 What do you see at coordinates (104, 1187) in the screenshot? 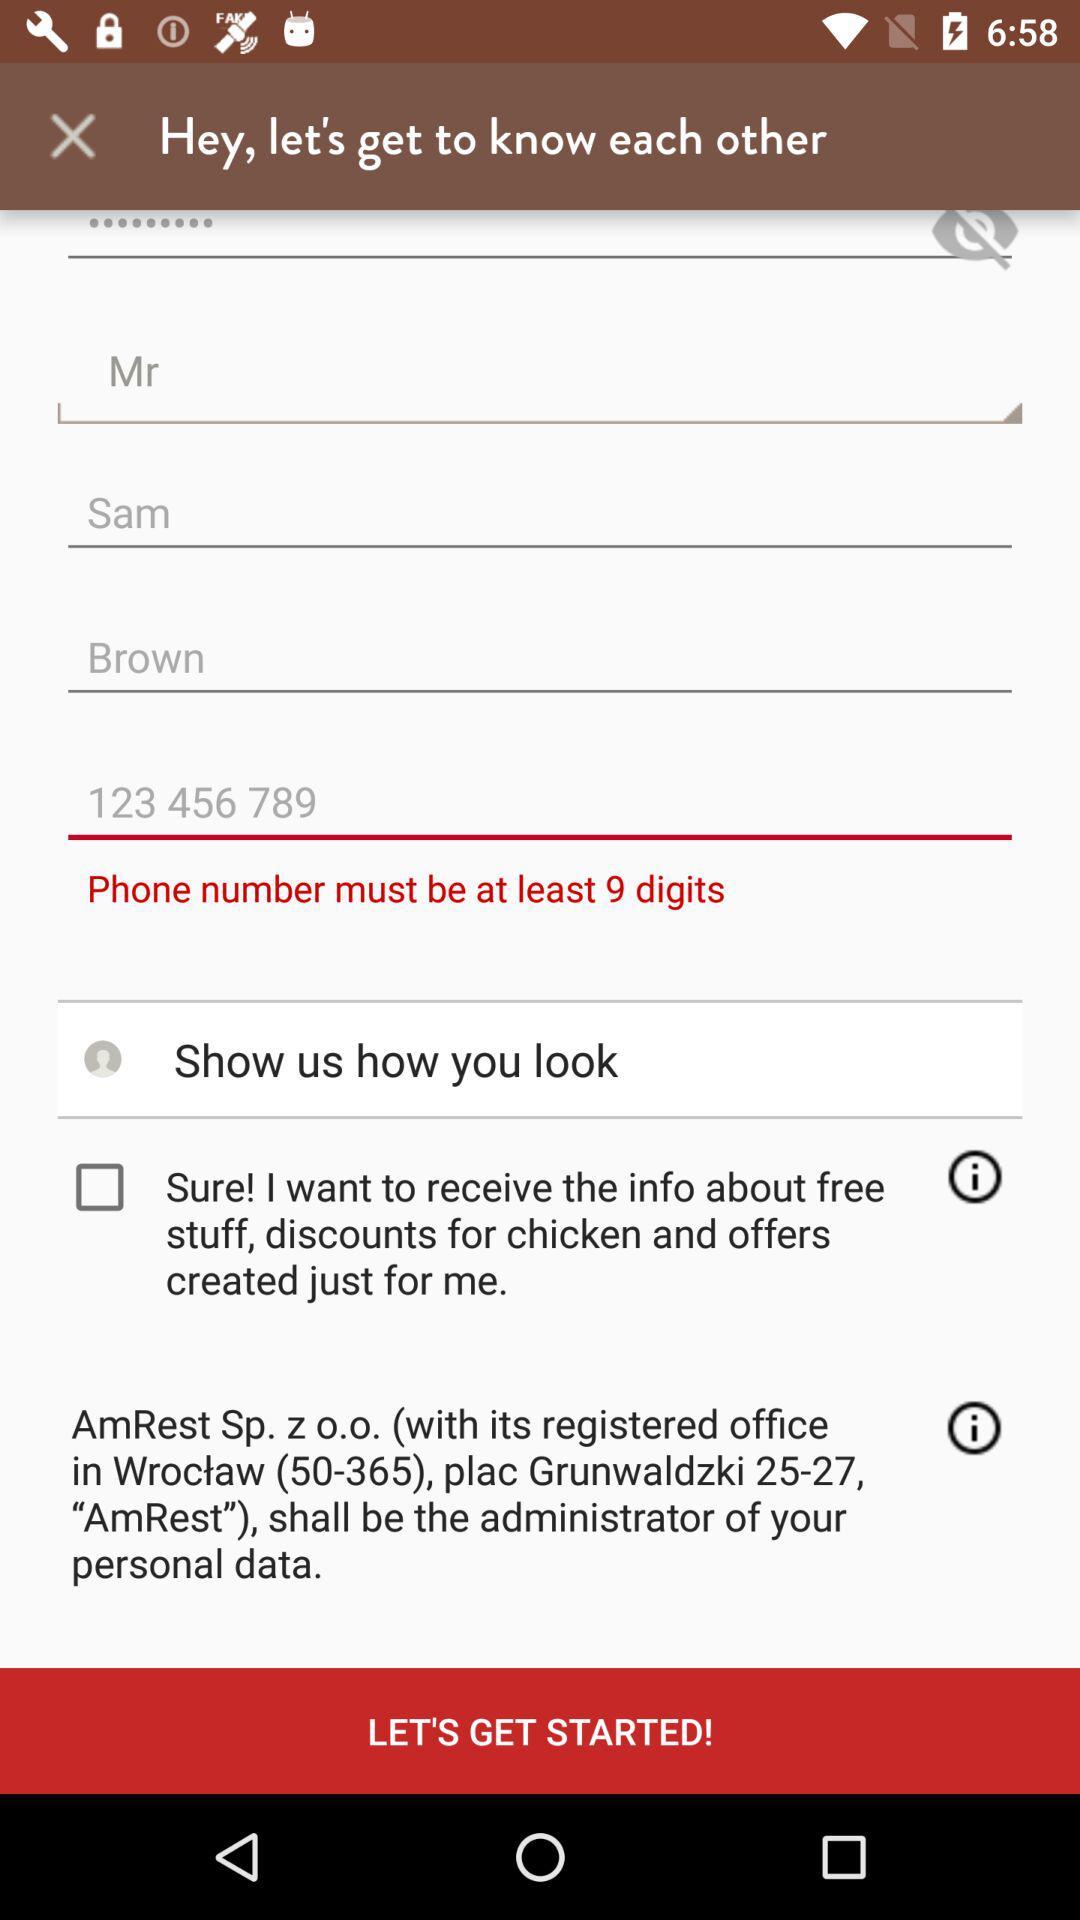
I see `agree to receive news` at bounding box center [104, 1187].